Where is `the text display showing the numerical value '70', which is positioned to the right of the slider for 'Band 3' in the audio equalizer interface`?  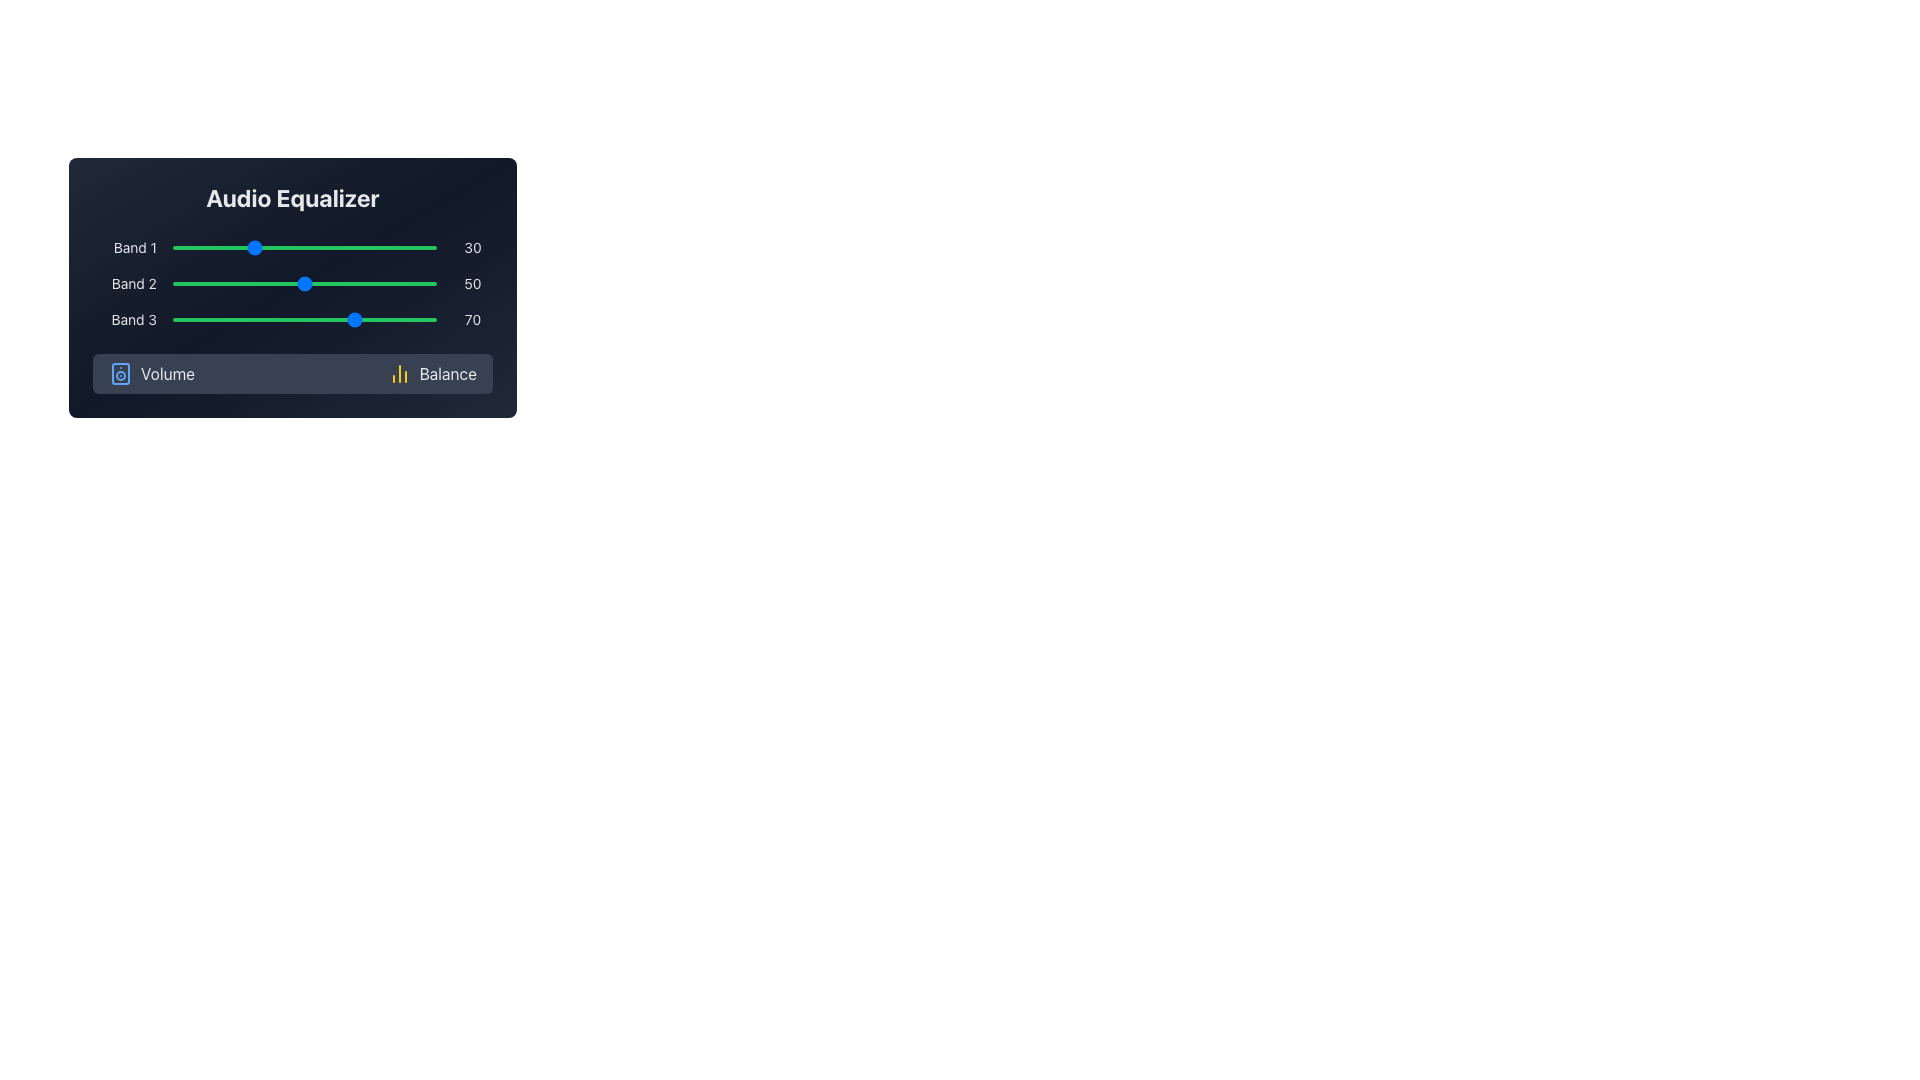 the text display showing the numerical value '70', which is positioned to the right of the slider for 'Band 3' in the audio equalizer interface is located at coordinates (472, 319).